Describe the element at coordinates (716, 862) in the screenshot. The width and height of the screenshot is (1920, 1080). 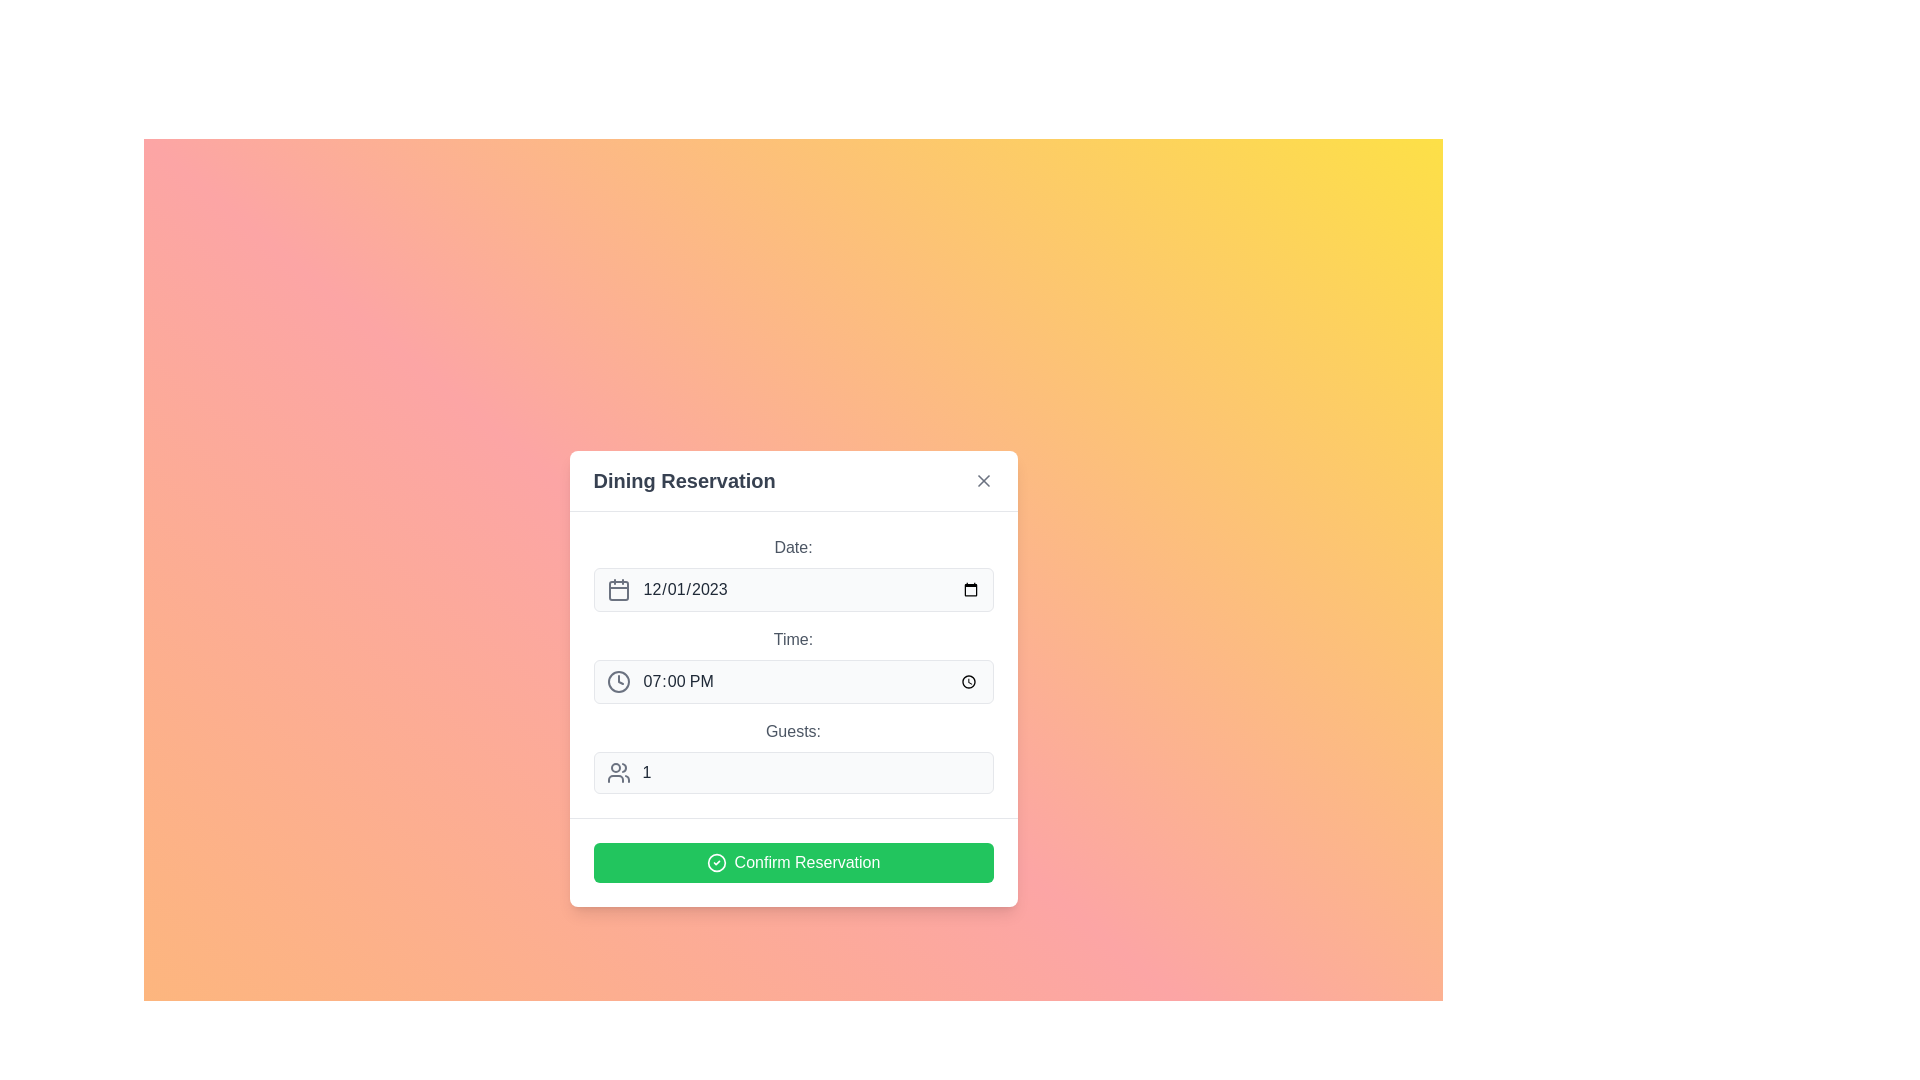
I see `the SVG circle representing part of the confirmation icon in the 'Confirm Reservation' button located in the lower part of the dialogue box` at that location.